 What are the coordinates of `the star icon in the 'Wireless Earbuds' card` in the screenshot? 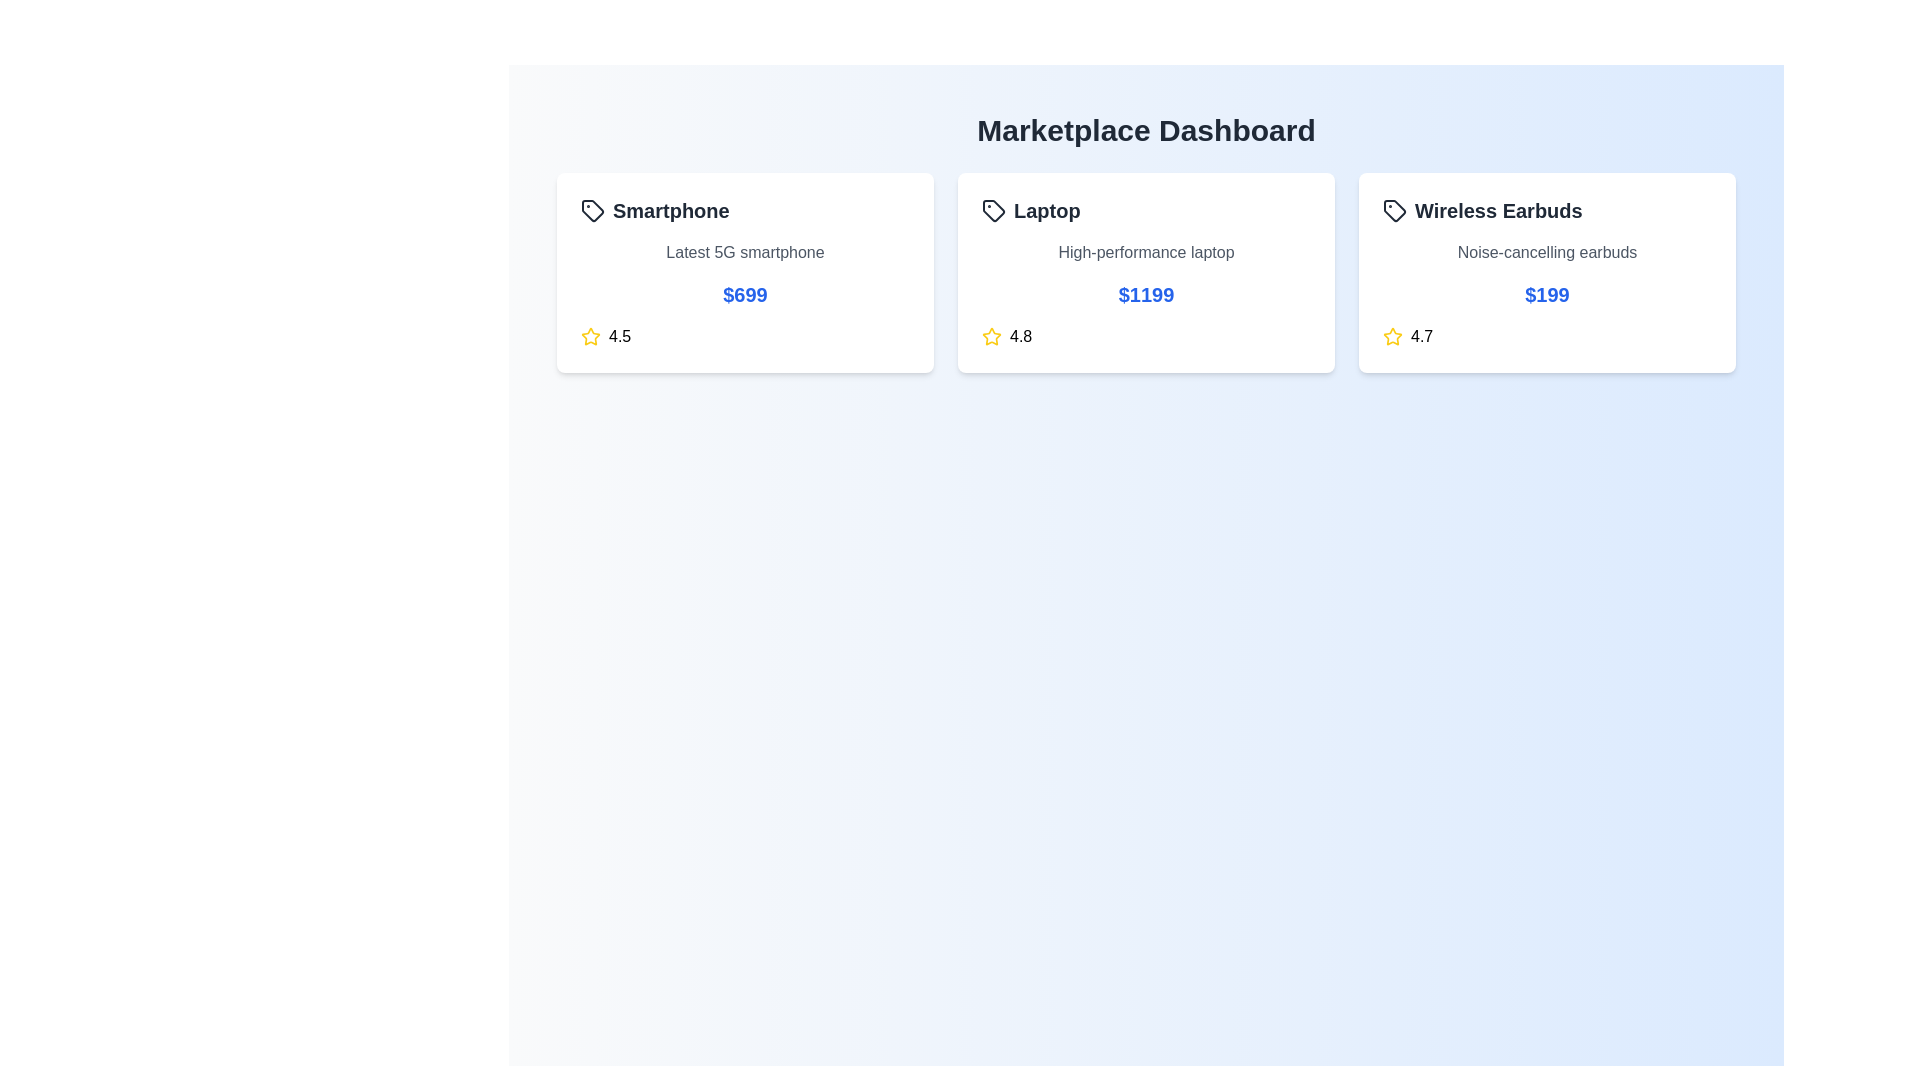 It's located at (1391, 335).